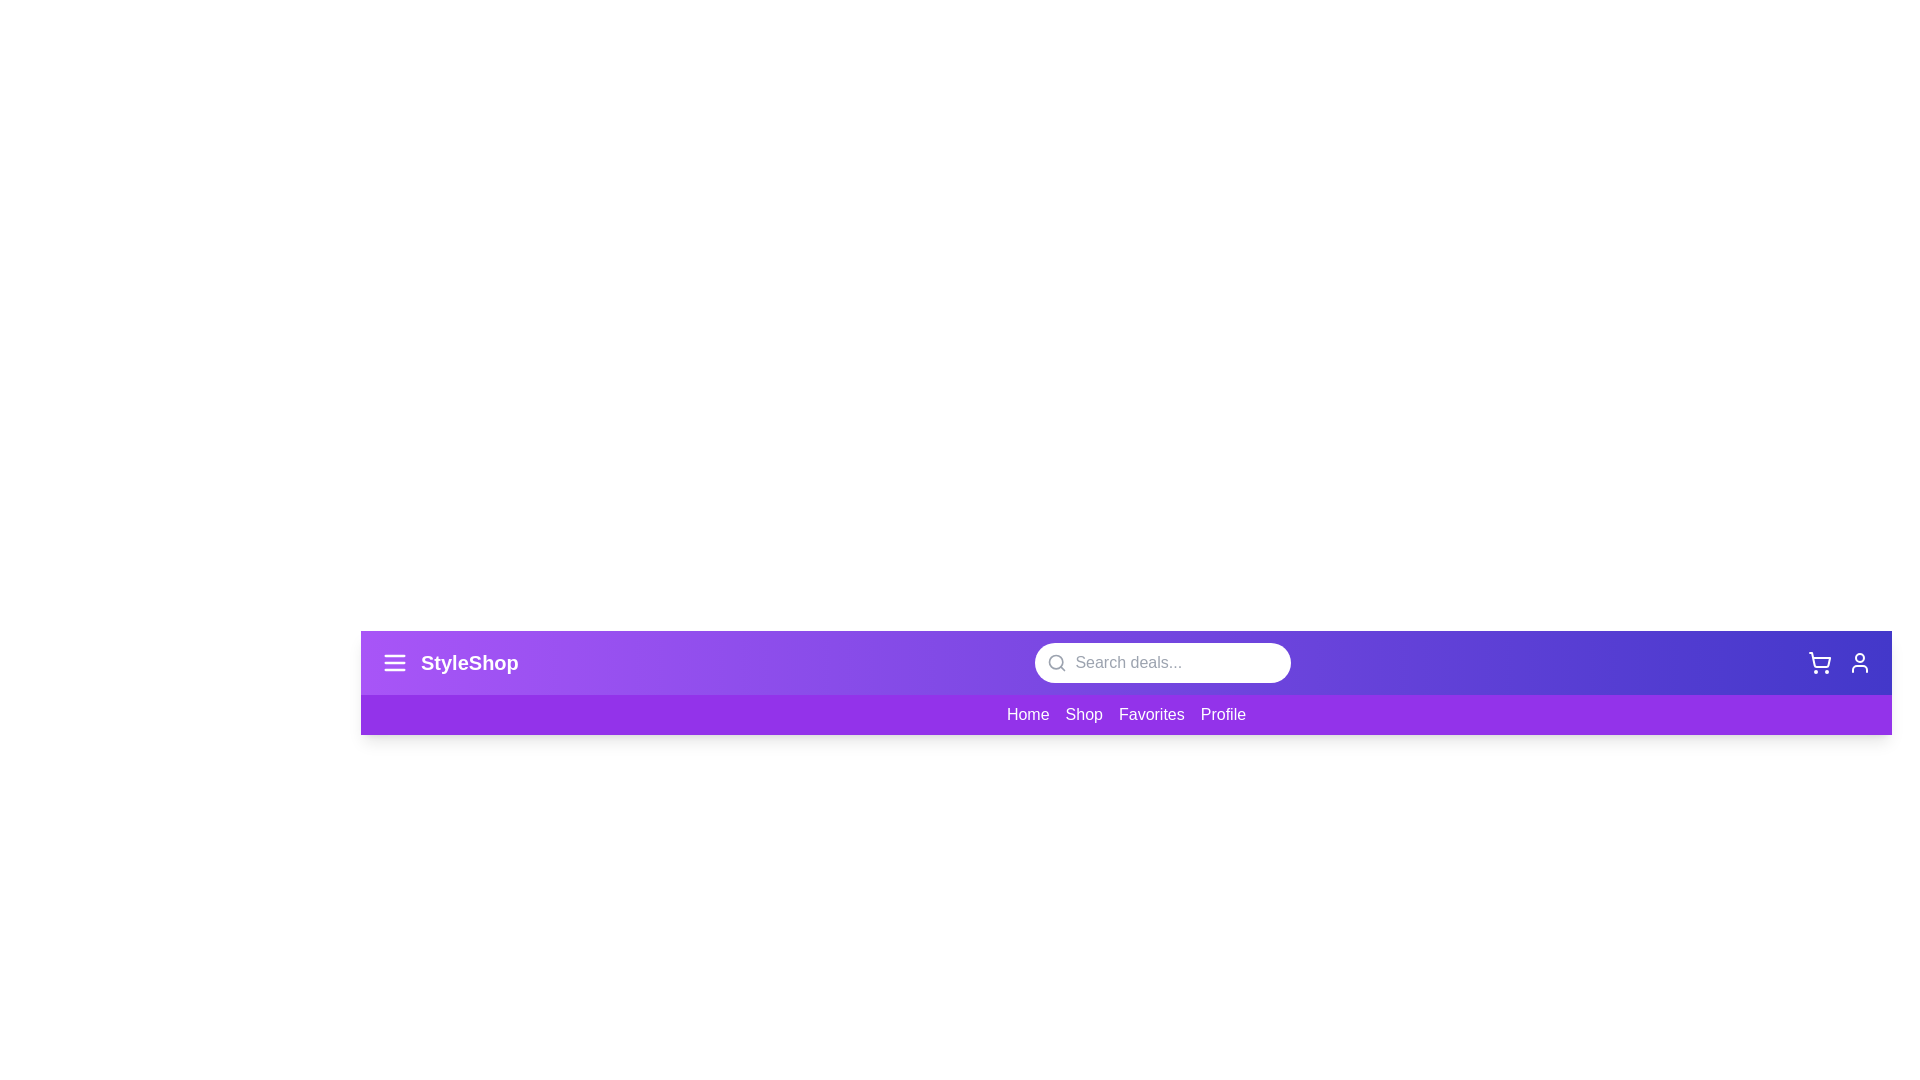 This screenshot has height=1080, width=1920. What do you see at coordinates (1819, 663) in the screenshot?
I see `the shopping cart icon to view cart contents` at bounding box center [1819, 663].